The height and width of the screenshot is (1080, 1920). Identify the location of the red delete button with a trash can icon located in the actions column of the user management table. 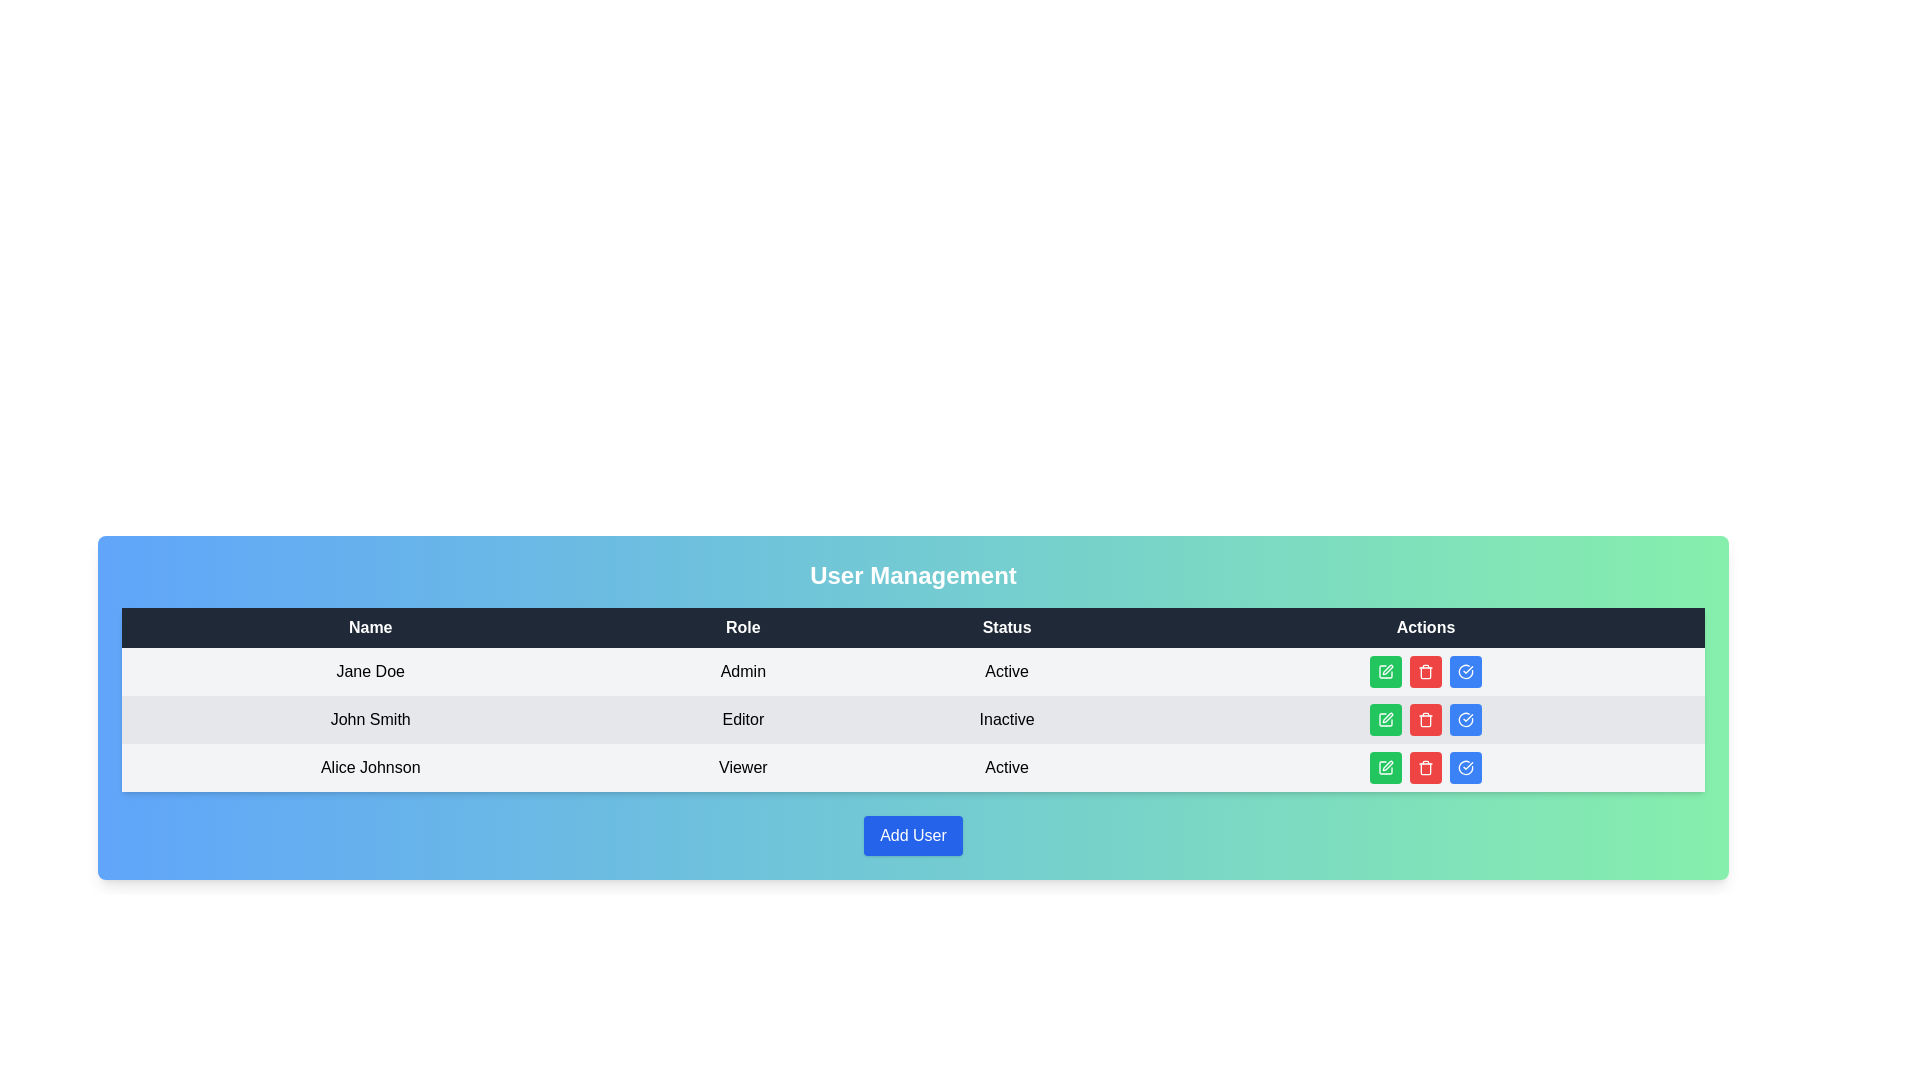
(1424, 671).